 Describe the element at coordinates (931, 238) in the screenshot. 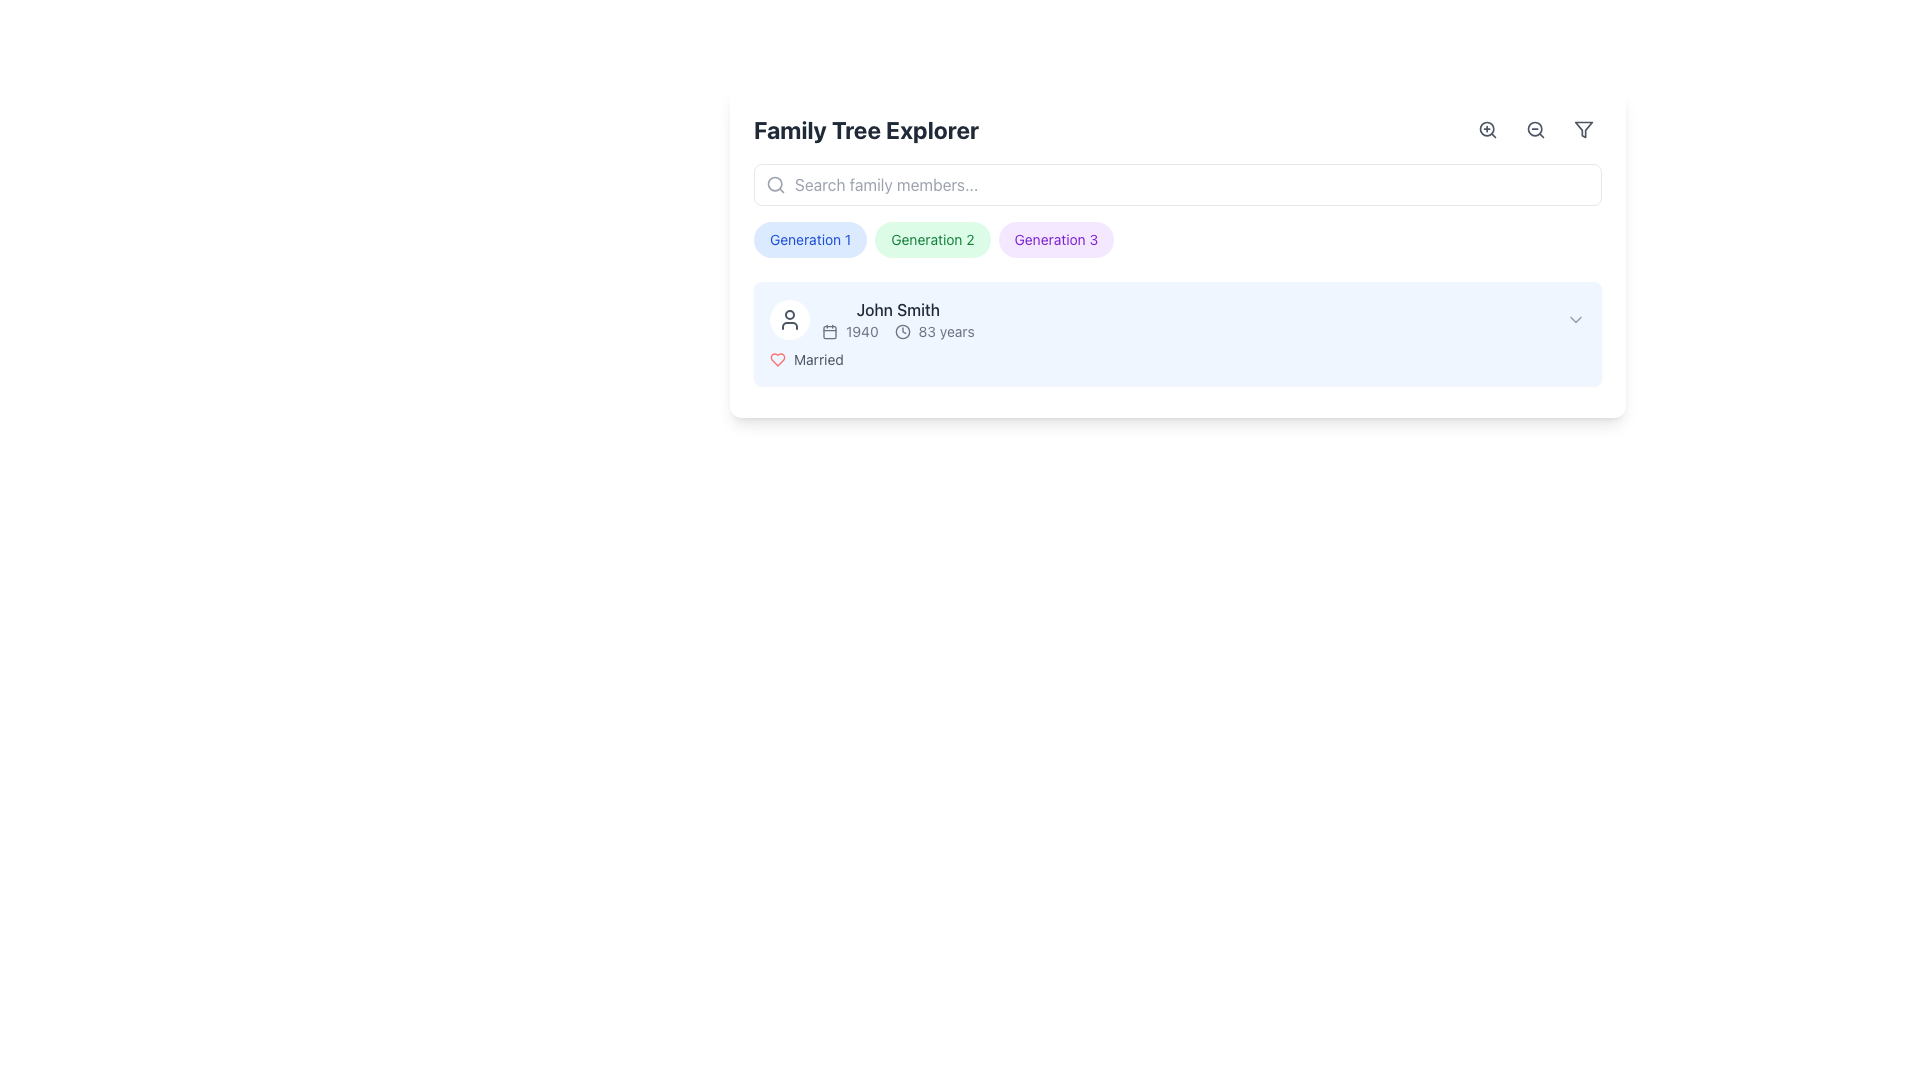

I see `the 'Generation 2' button, which is the second button in a row of three buttons labeled 'Generation 1', 'Generation 2', and 'Generation 3'` at that location.